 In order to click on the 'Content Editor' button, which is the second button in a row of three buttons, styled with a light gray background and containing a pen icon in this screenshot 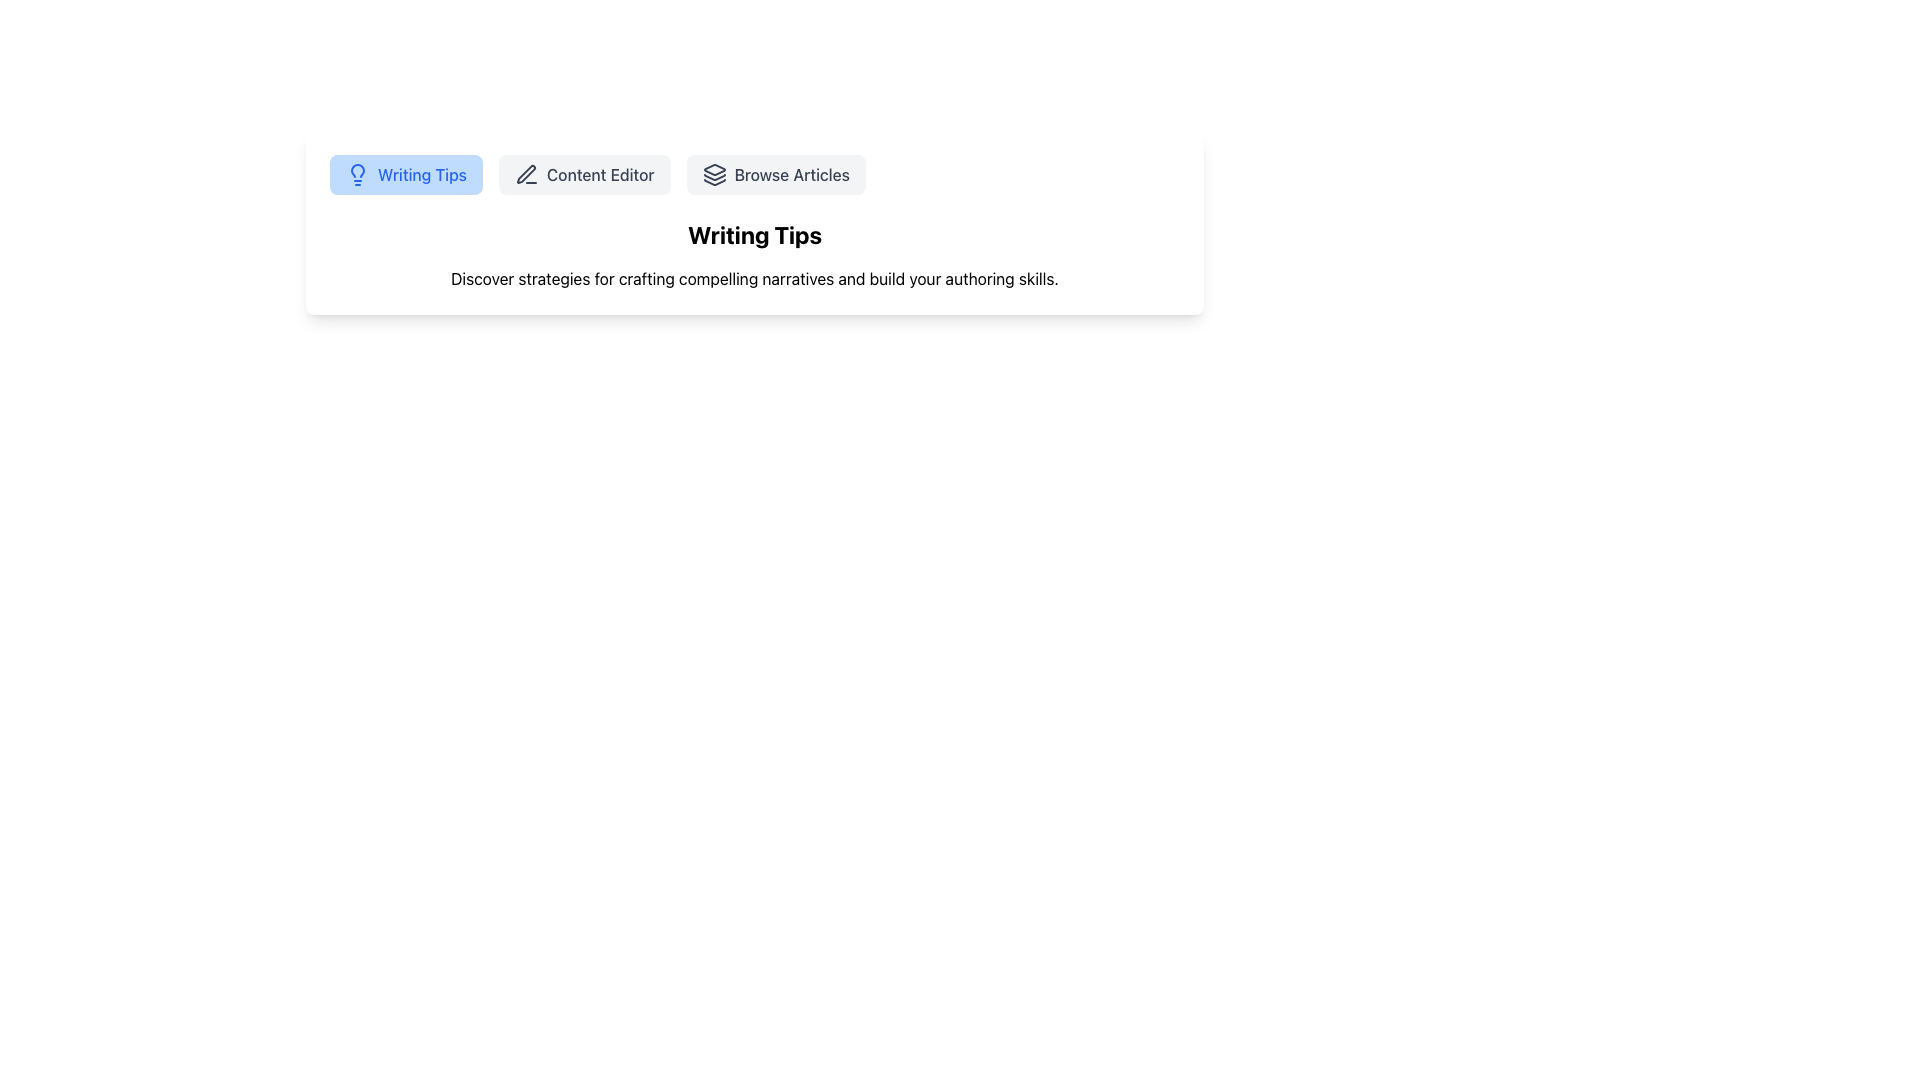, I will do `click(583, 173)`.